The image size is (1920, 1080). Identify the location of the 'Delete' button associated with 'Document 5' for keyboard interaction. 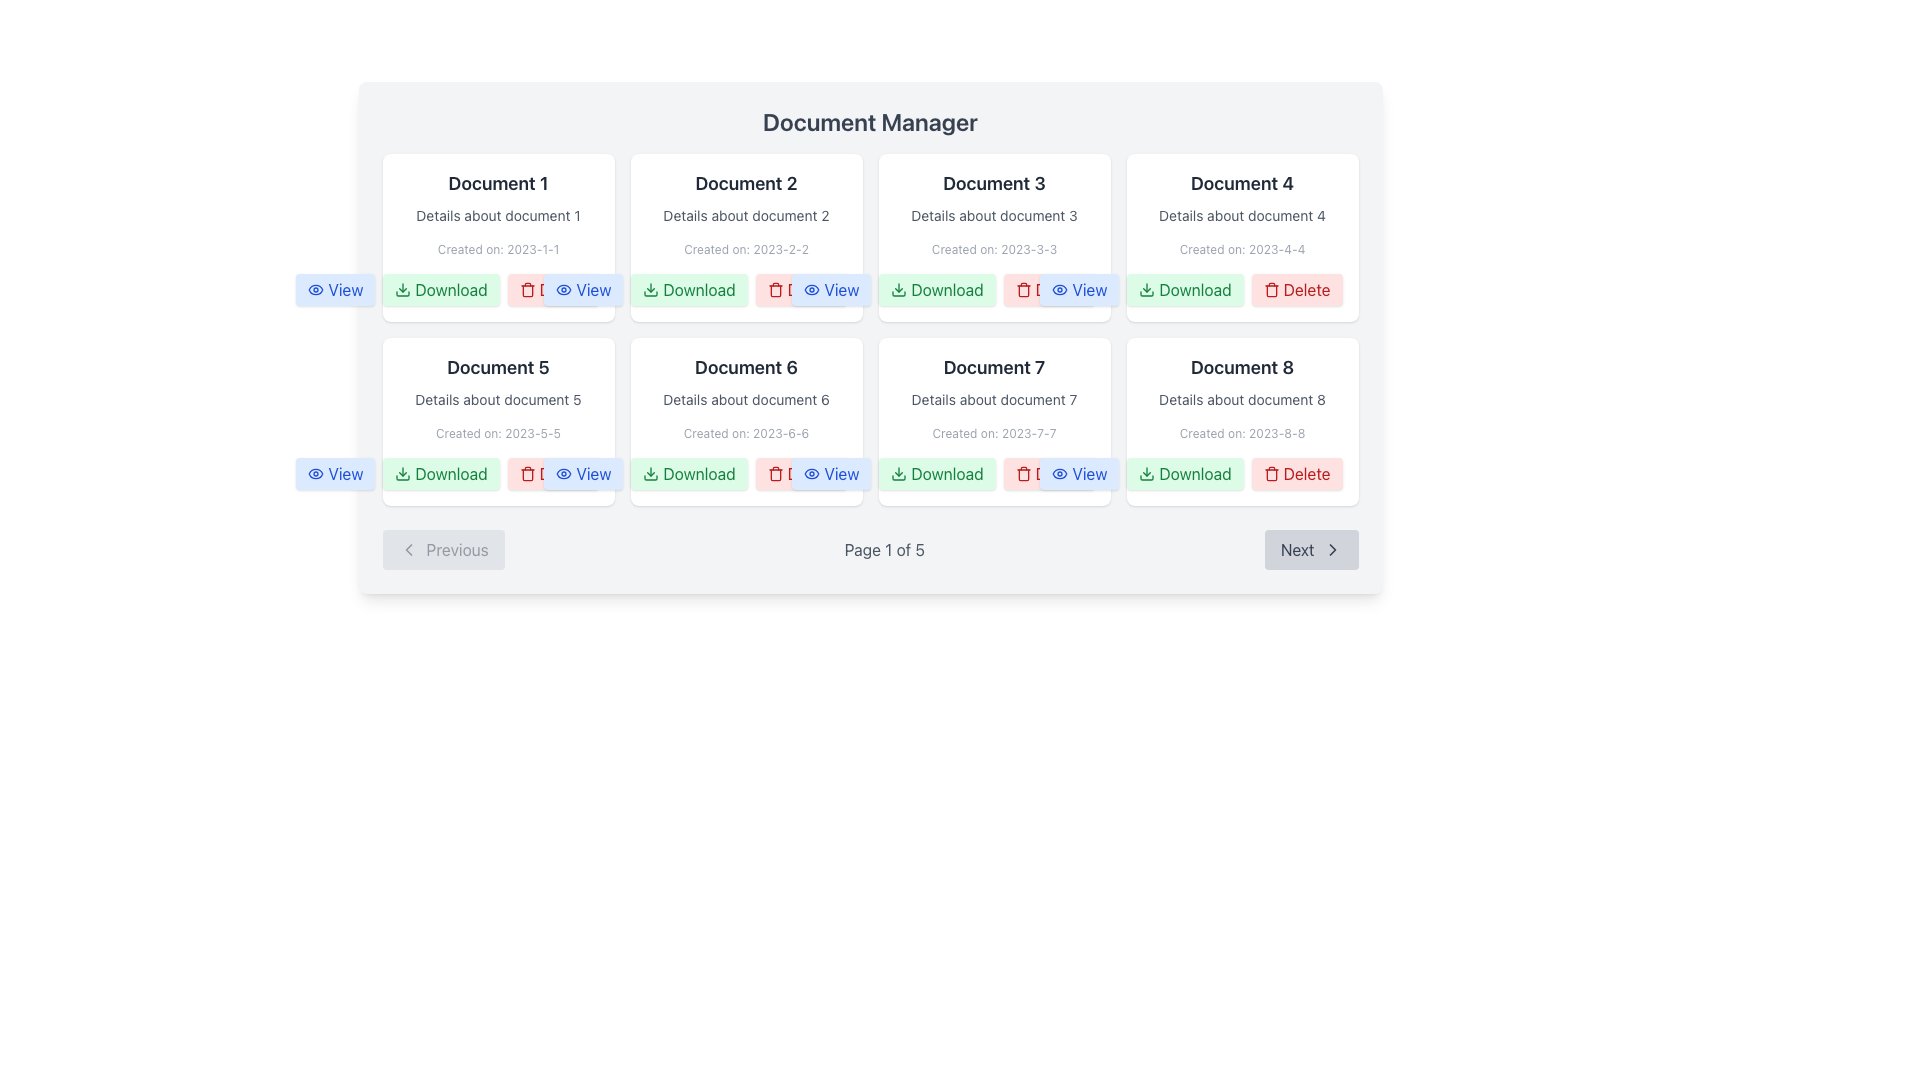
(552, 474).